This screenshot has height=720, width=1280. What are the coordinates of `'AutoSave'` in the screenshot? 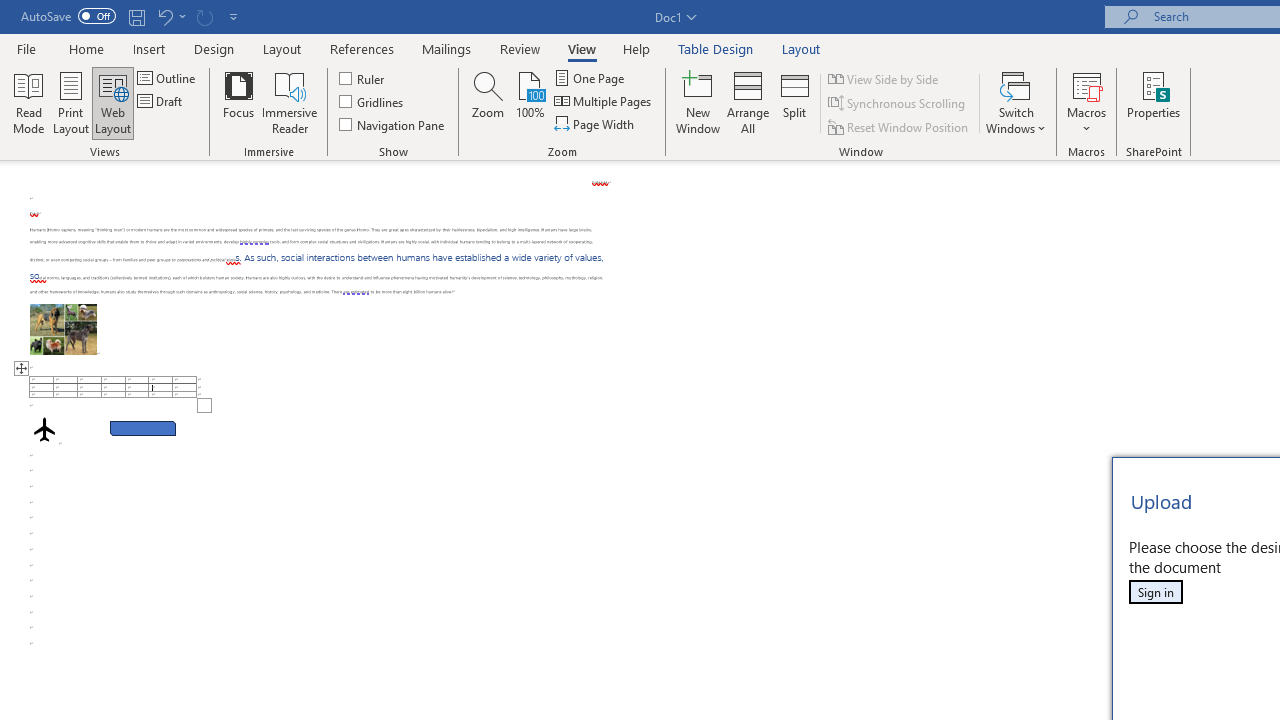 It's located at (68, 16).